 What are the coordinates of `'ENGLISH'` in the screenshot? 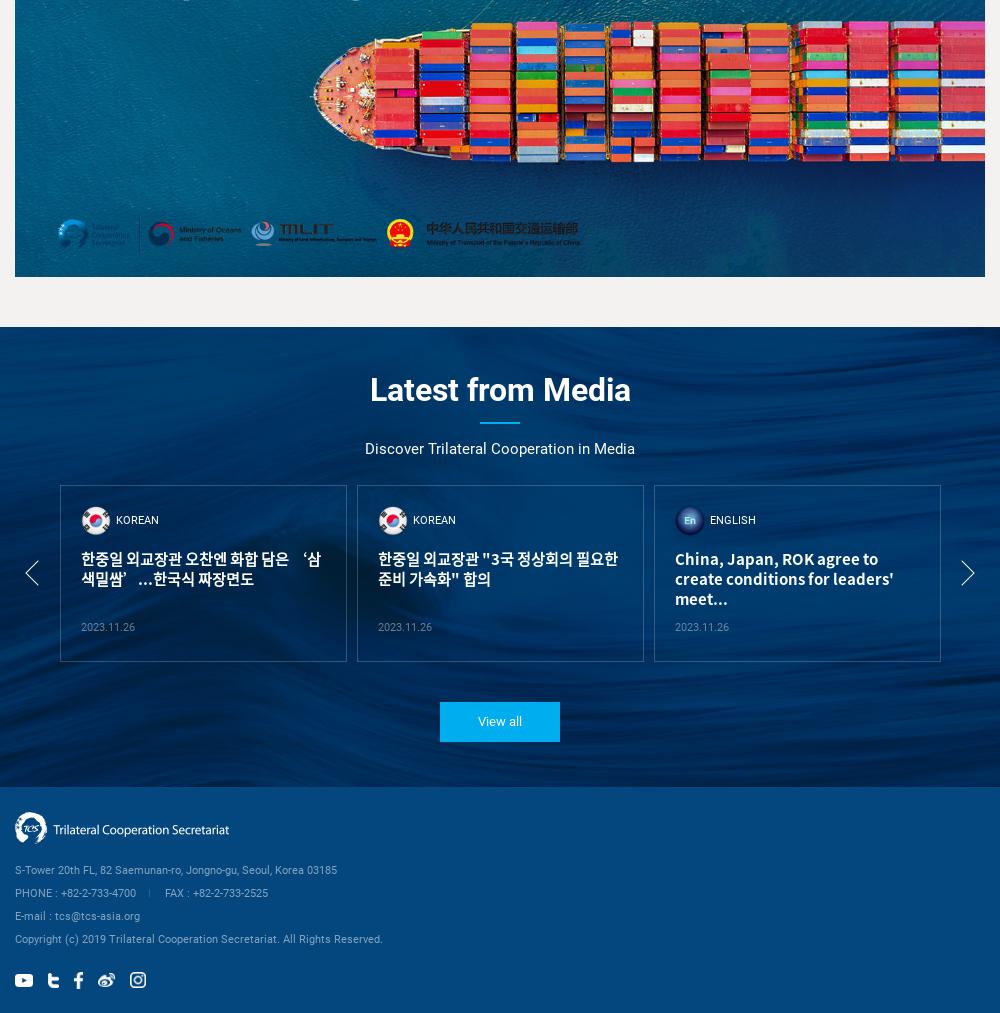 It's located at (448, 519).